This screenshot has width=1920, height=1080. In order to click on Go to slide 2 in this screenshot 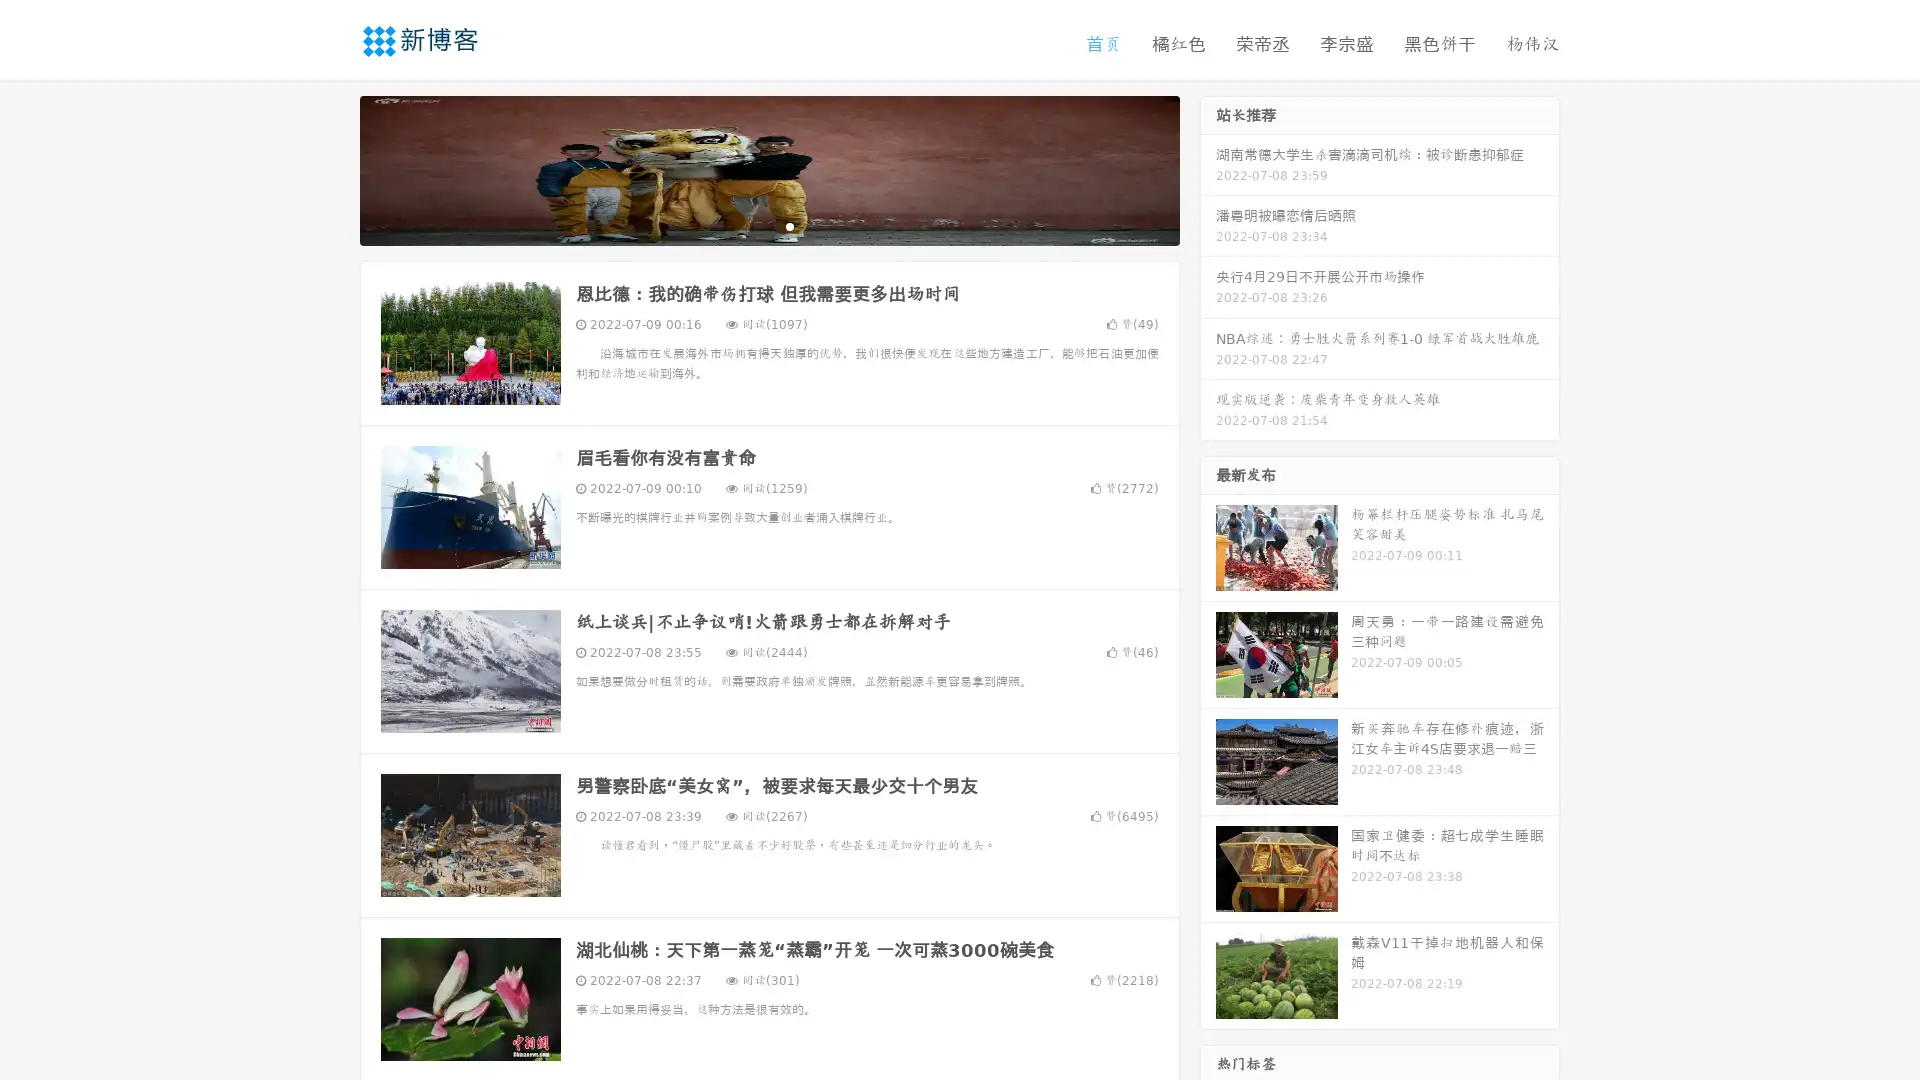, I will do `click(768, 225)`.